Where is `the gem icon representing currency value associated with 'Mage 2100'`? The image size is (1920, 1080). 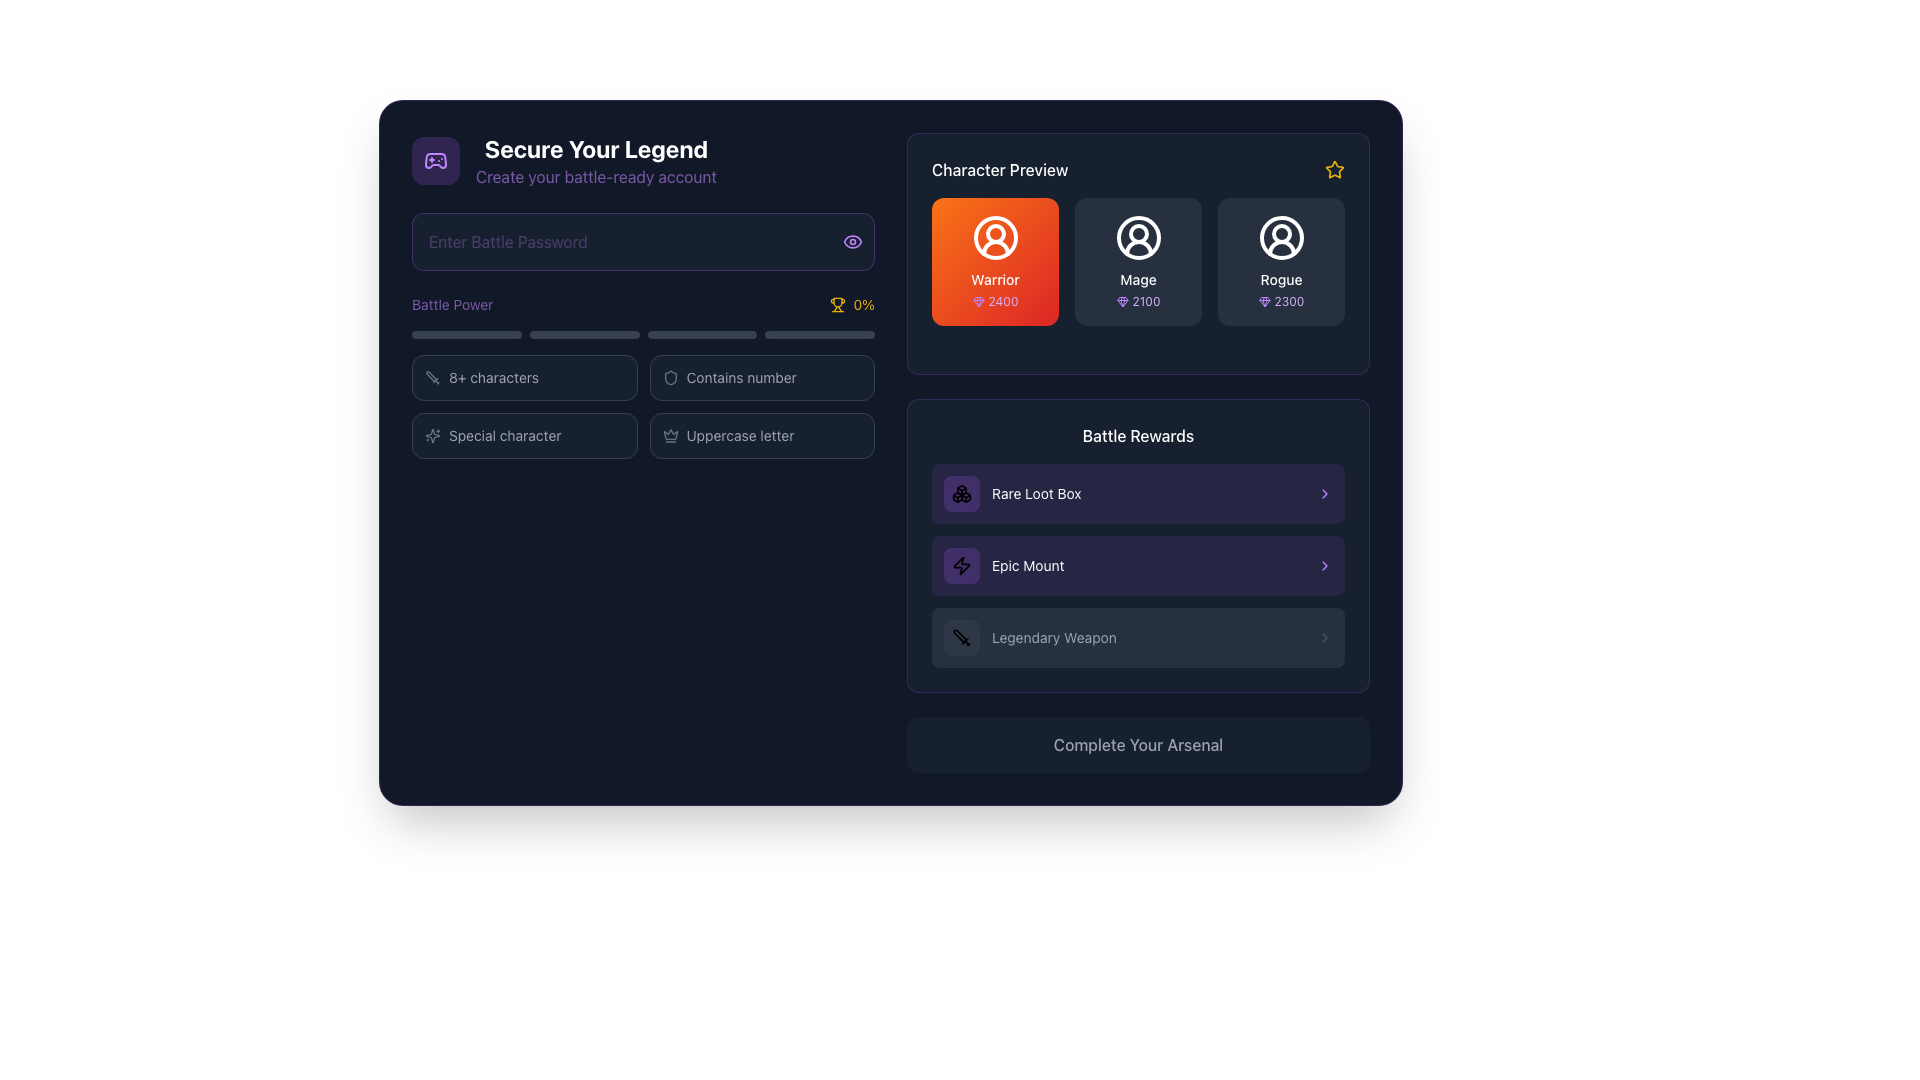 the gem icon representing currency value associated with 'Mage 2100' is located at coordinates (1122, 301).